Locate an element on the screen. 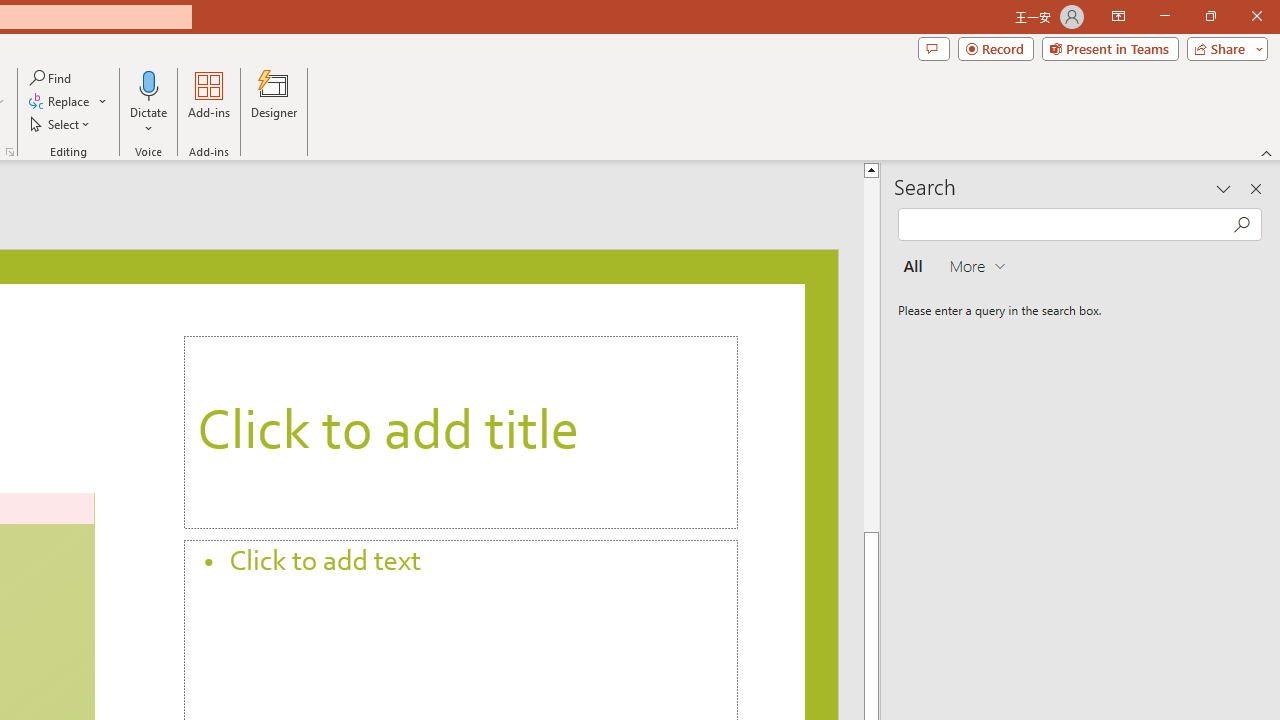 The image size is (1280, 720). 'Designer' is located at coordinates (273, 103).